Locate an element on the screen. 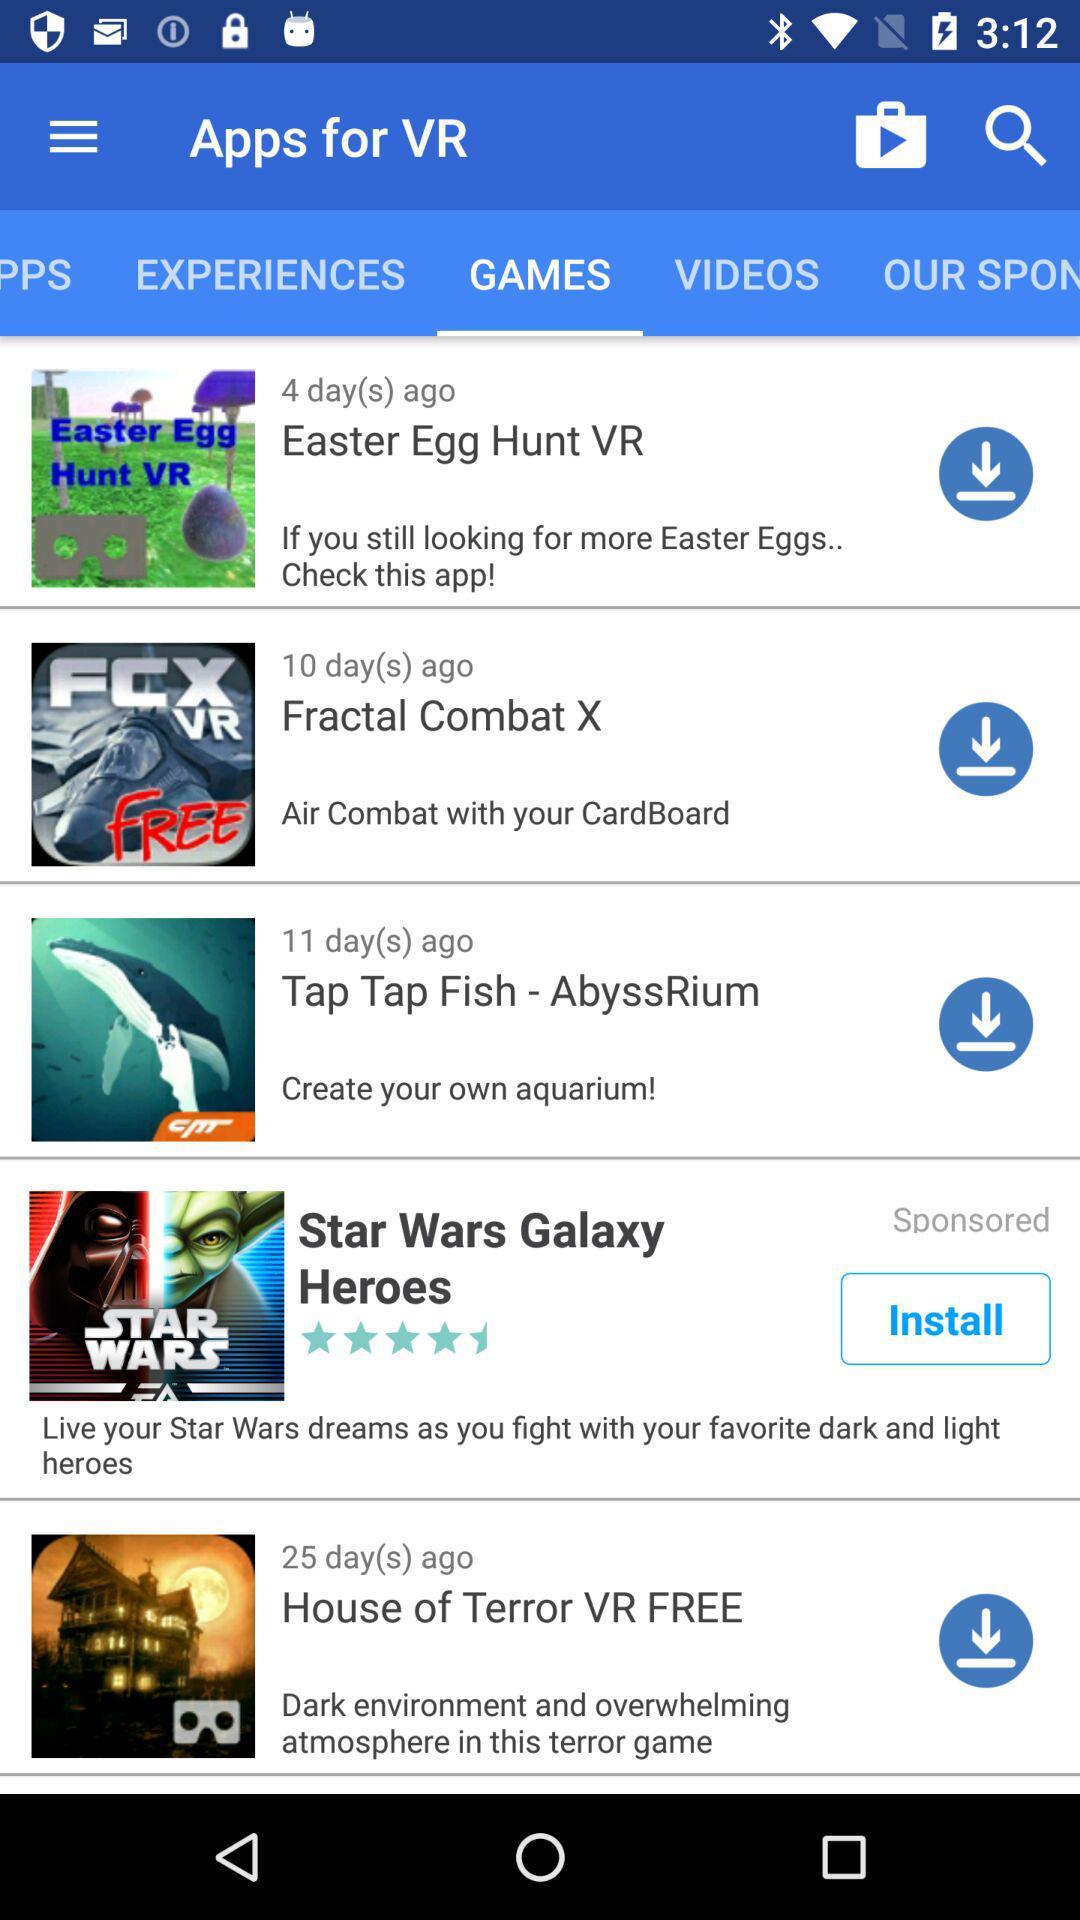 The image size is (1080, 1920). the install is located at coordinates (945, 1318).